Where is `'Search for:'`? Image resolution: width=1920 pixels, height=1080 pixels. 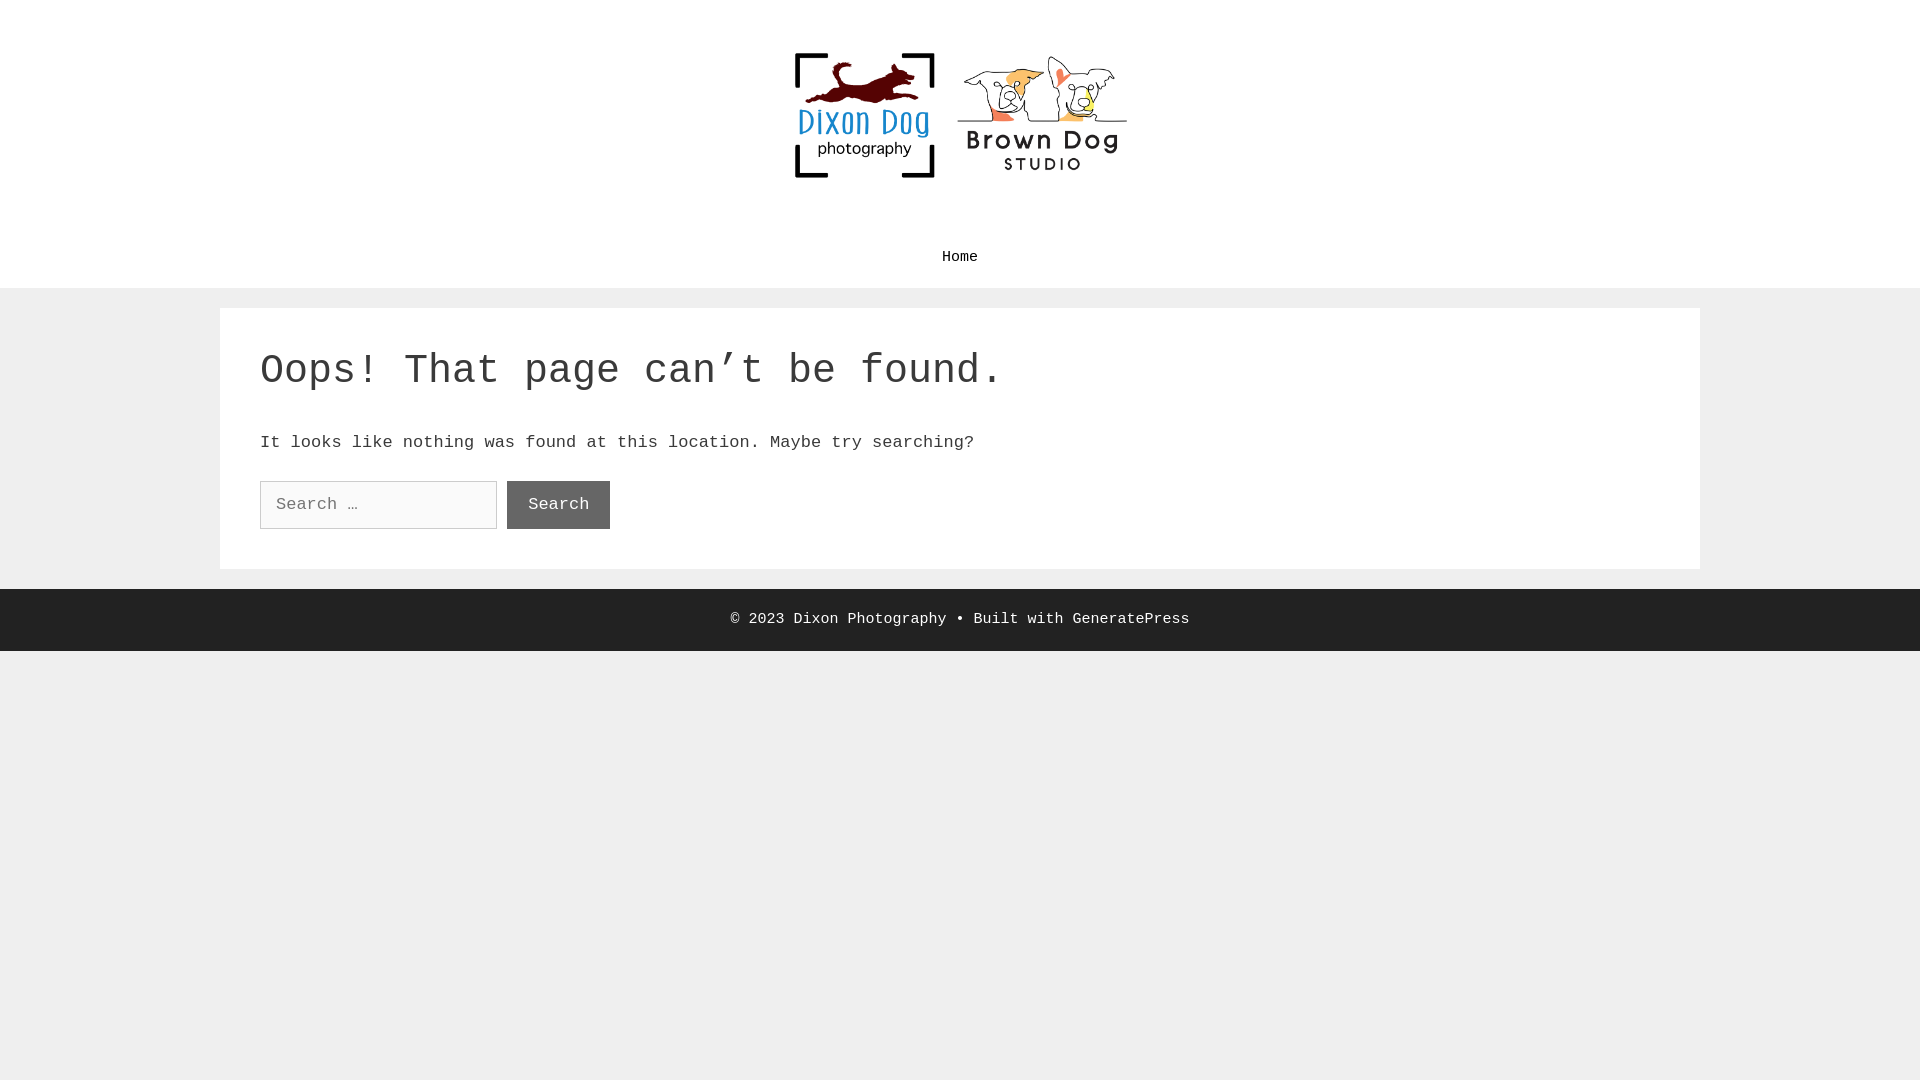
'Search for:' is located at coordinates (378, 504).